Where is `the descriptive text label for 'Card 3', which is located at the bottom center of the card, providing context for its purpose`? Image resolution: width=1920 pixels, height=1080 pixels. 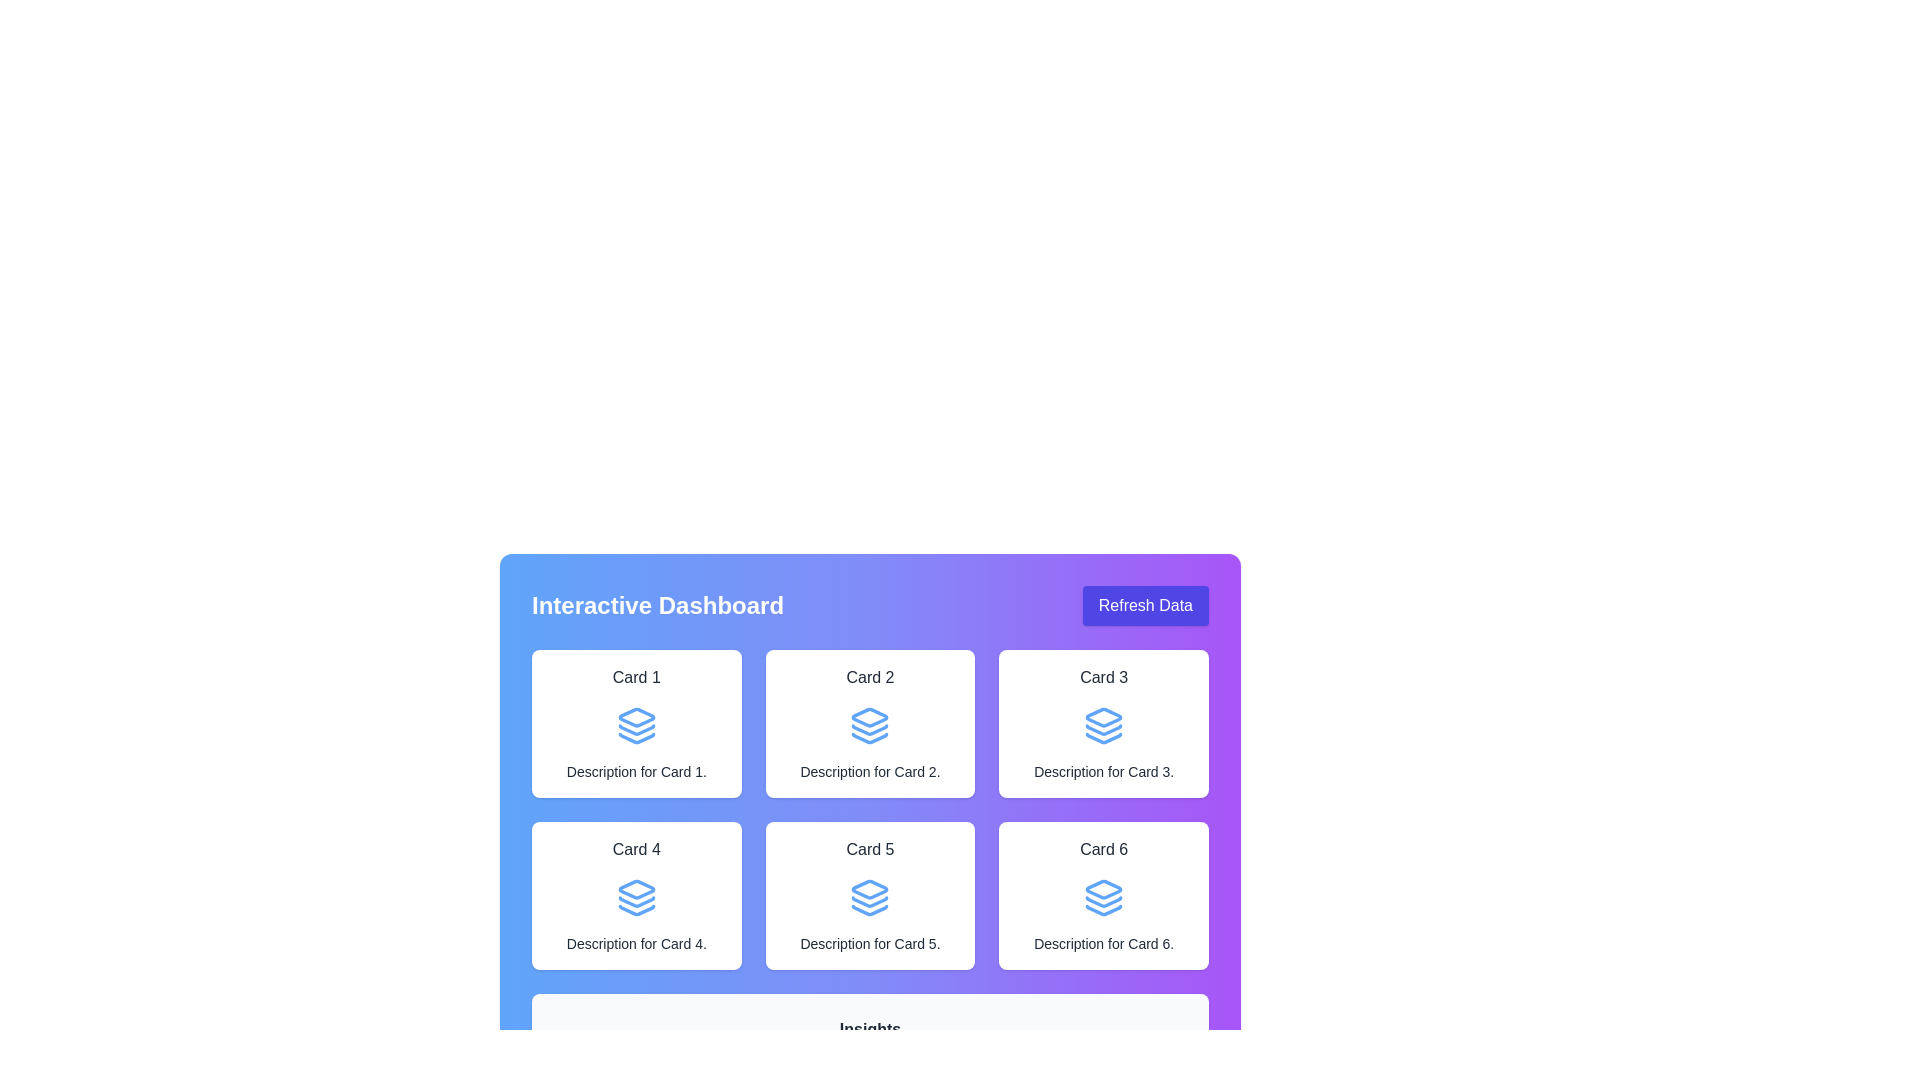 the descriptive text label for 'Card 3', which is located at the bottom center of the card, providing context for its purpose is located at coordinates (1103, 770).